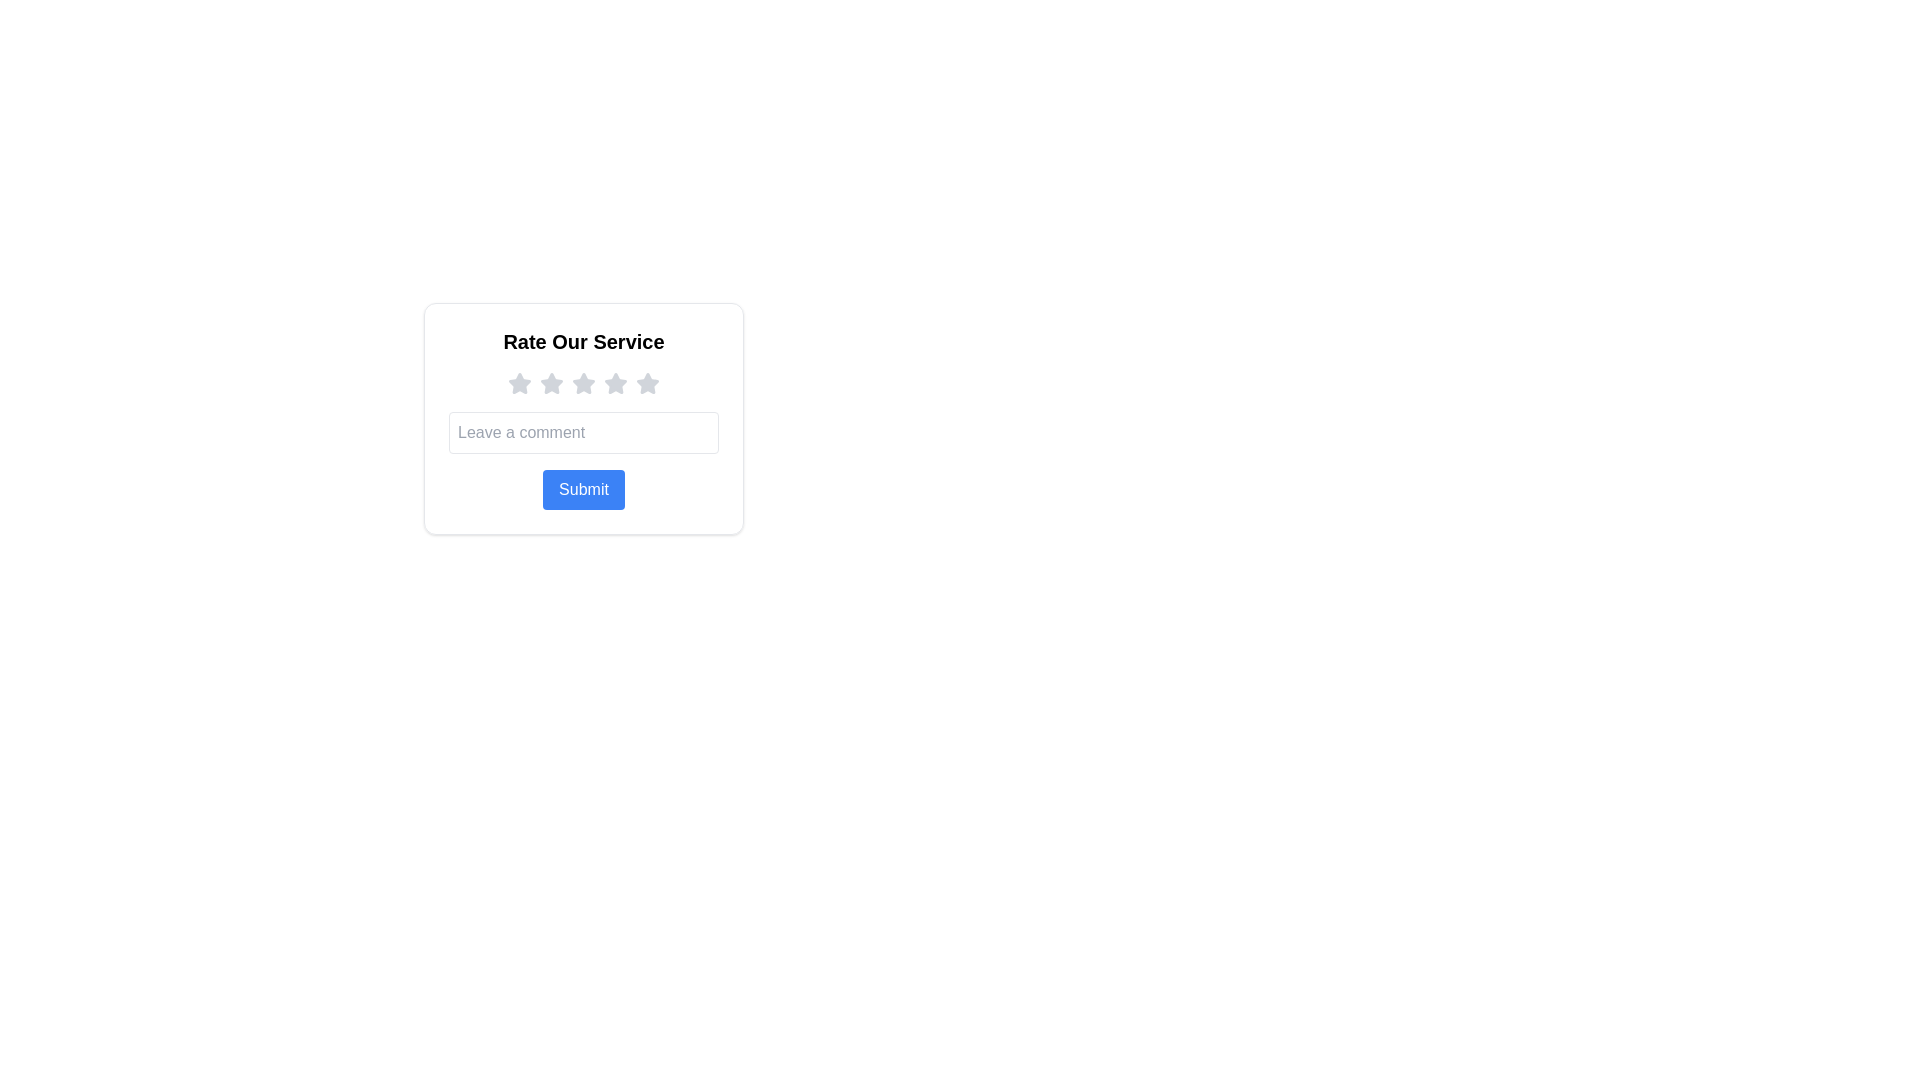  I want to click on the gray star-shaped icon with a hollow outline, which is the third star in a horizontal set of five star icons, so click(583, 383).